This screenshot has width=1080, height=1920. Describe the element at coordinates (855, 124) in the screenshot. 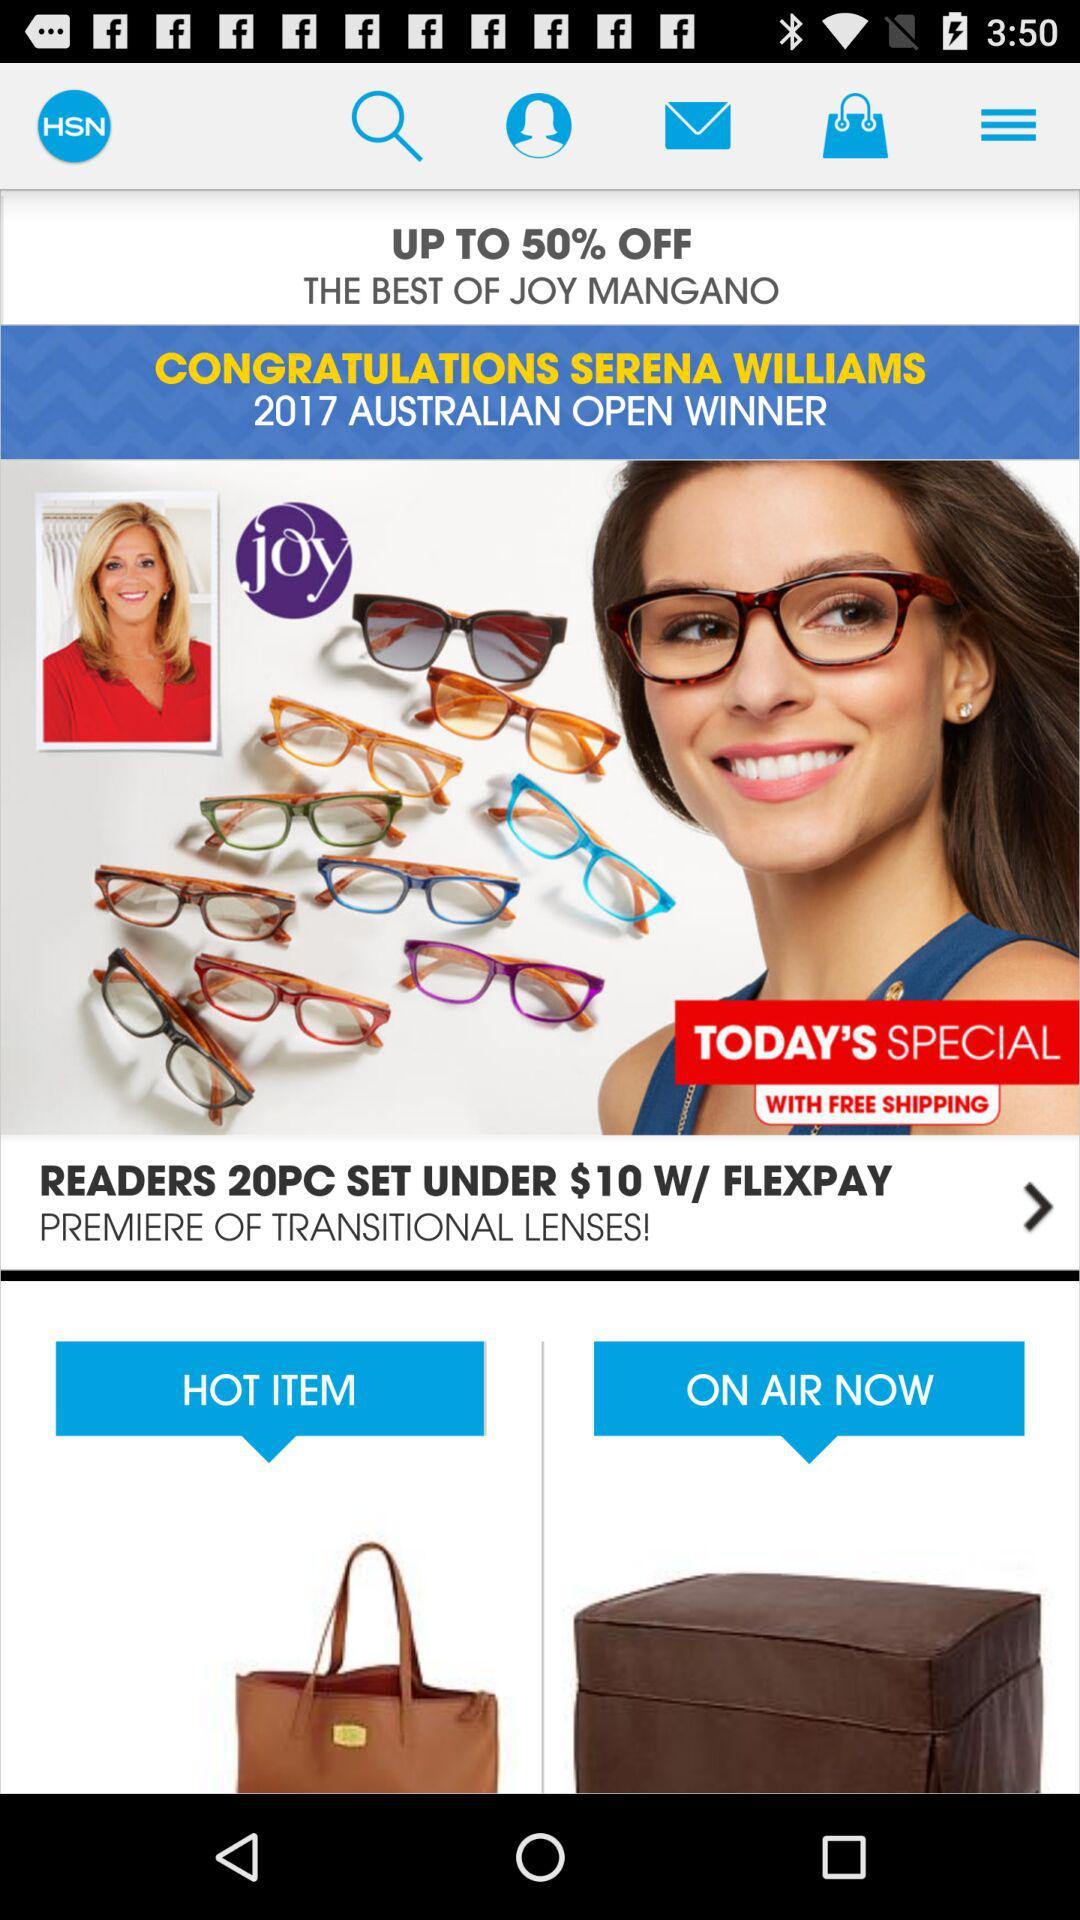

I see `open shopping kart` at that location.